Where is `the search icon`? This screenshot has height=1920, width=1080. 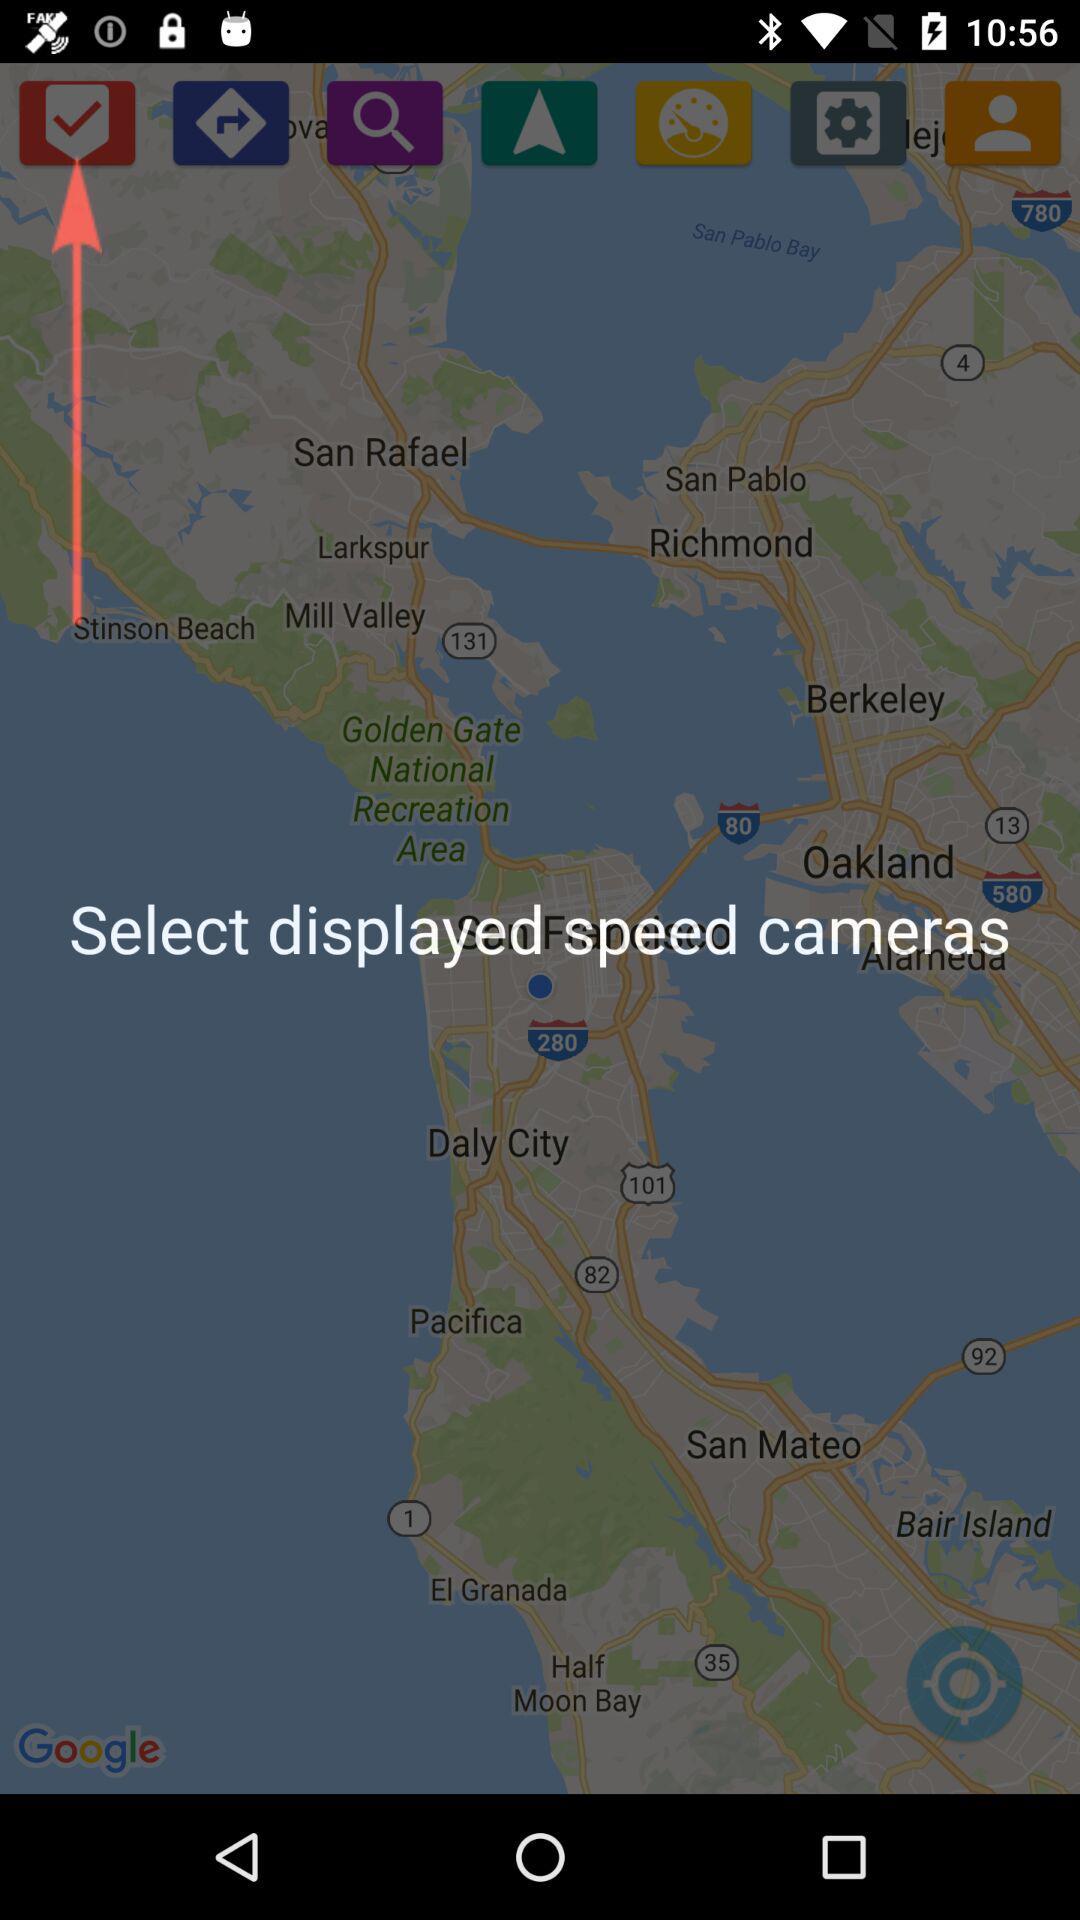
the search icon is located at coordinates (384, 121).